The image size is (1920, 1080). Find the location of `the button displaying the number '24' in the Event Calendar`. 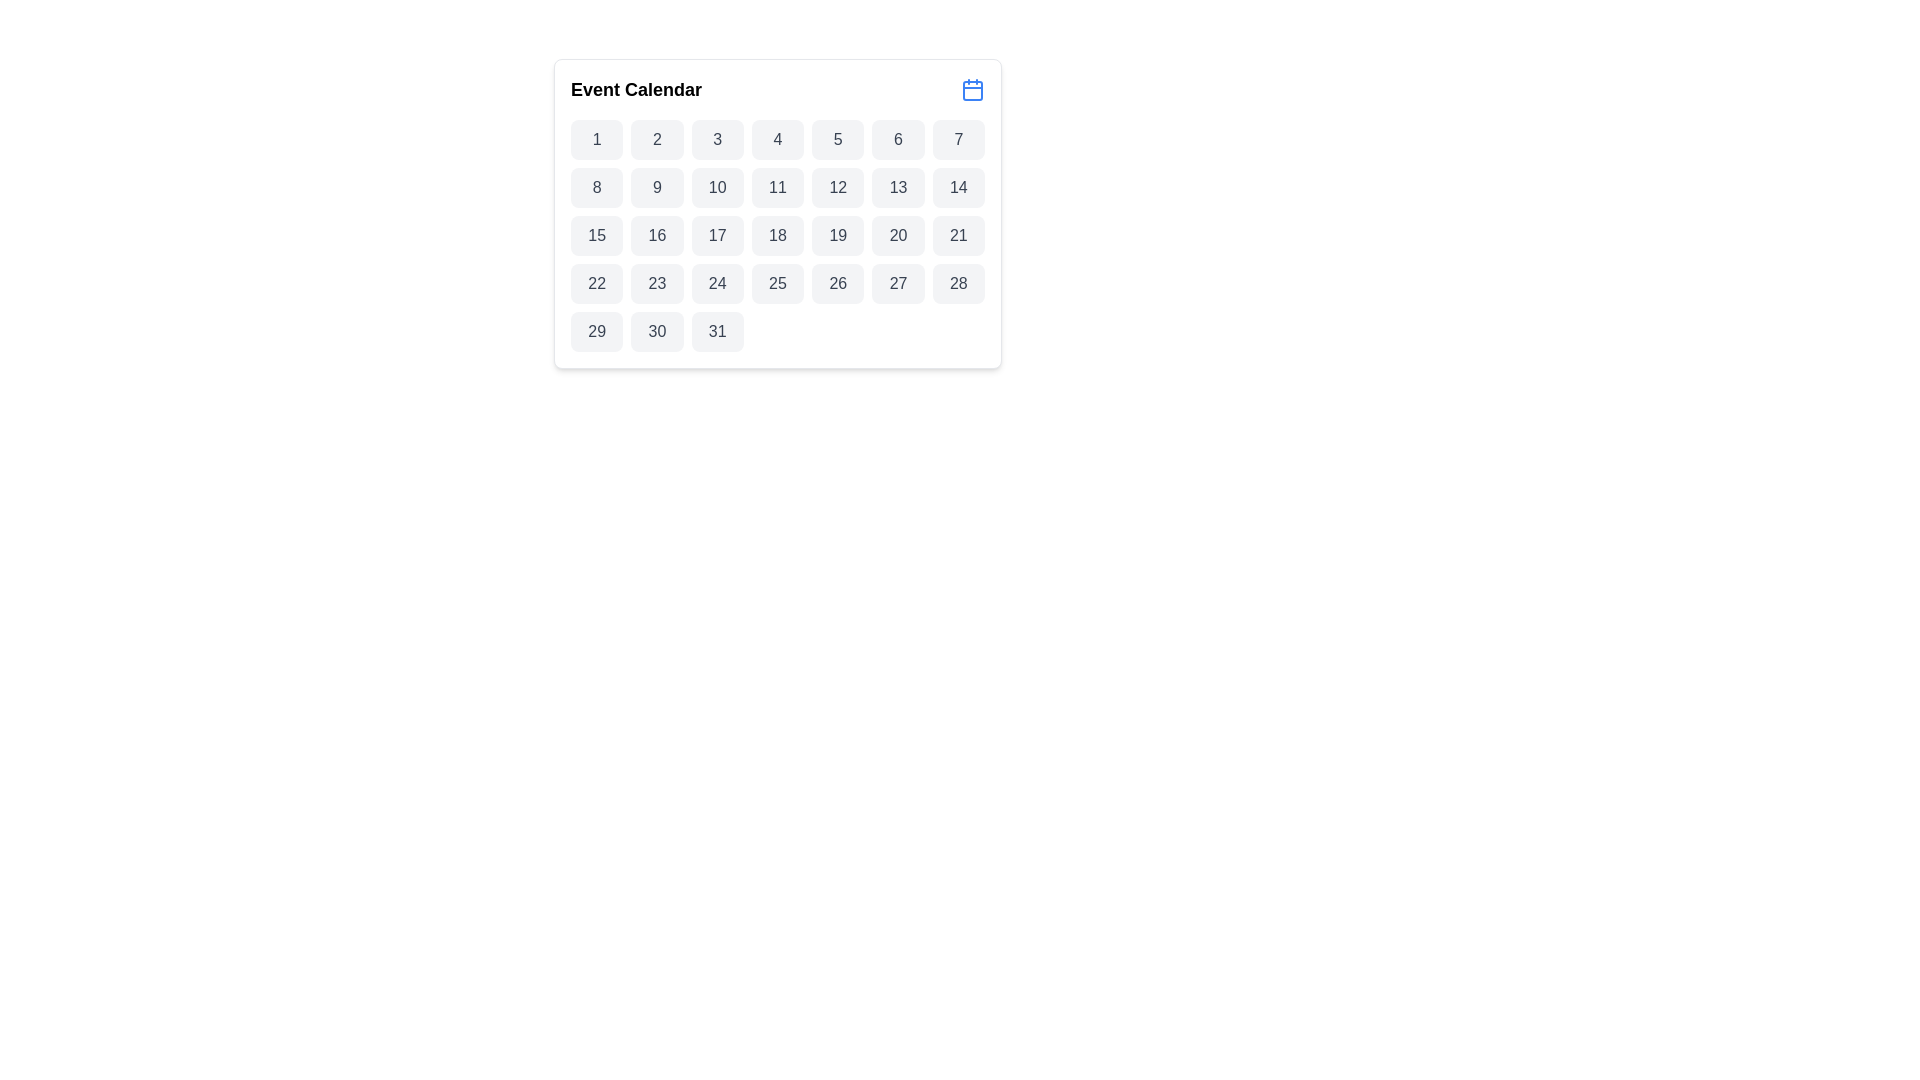

the button displaying the number '24' in the Event Calendar is located at coordinates (717, 284).